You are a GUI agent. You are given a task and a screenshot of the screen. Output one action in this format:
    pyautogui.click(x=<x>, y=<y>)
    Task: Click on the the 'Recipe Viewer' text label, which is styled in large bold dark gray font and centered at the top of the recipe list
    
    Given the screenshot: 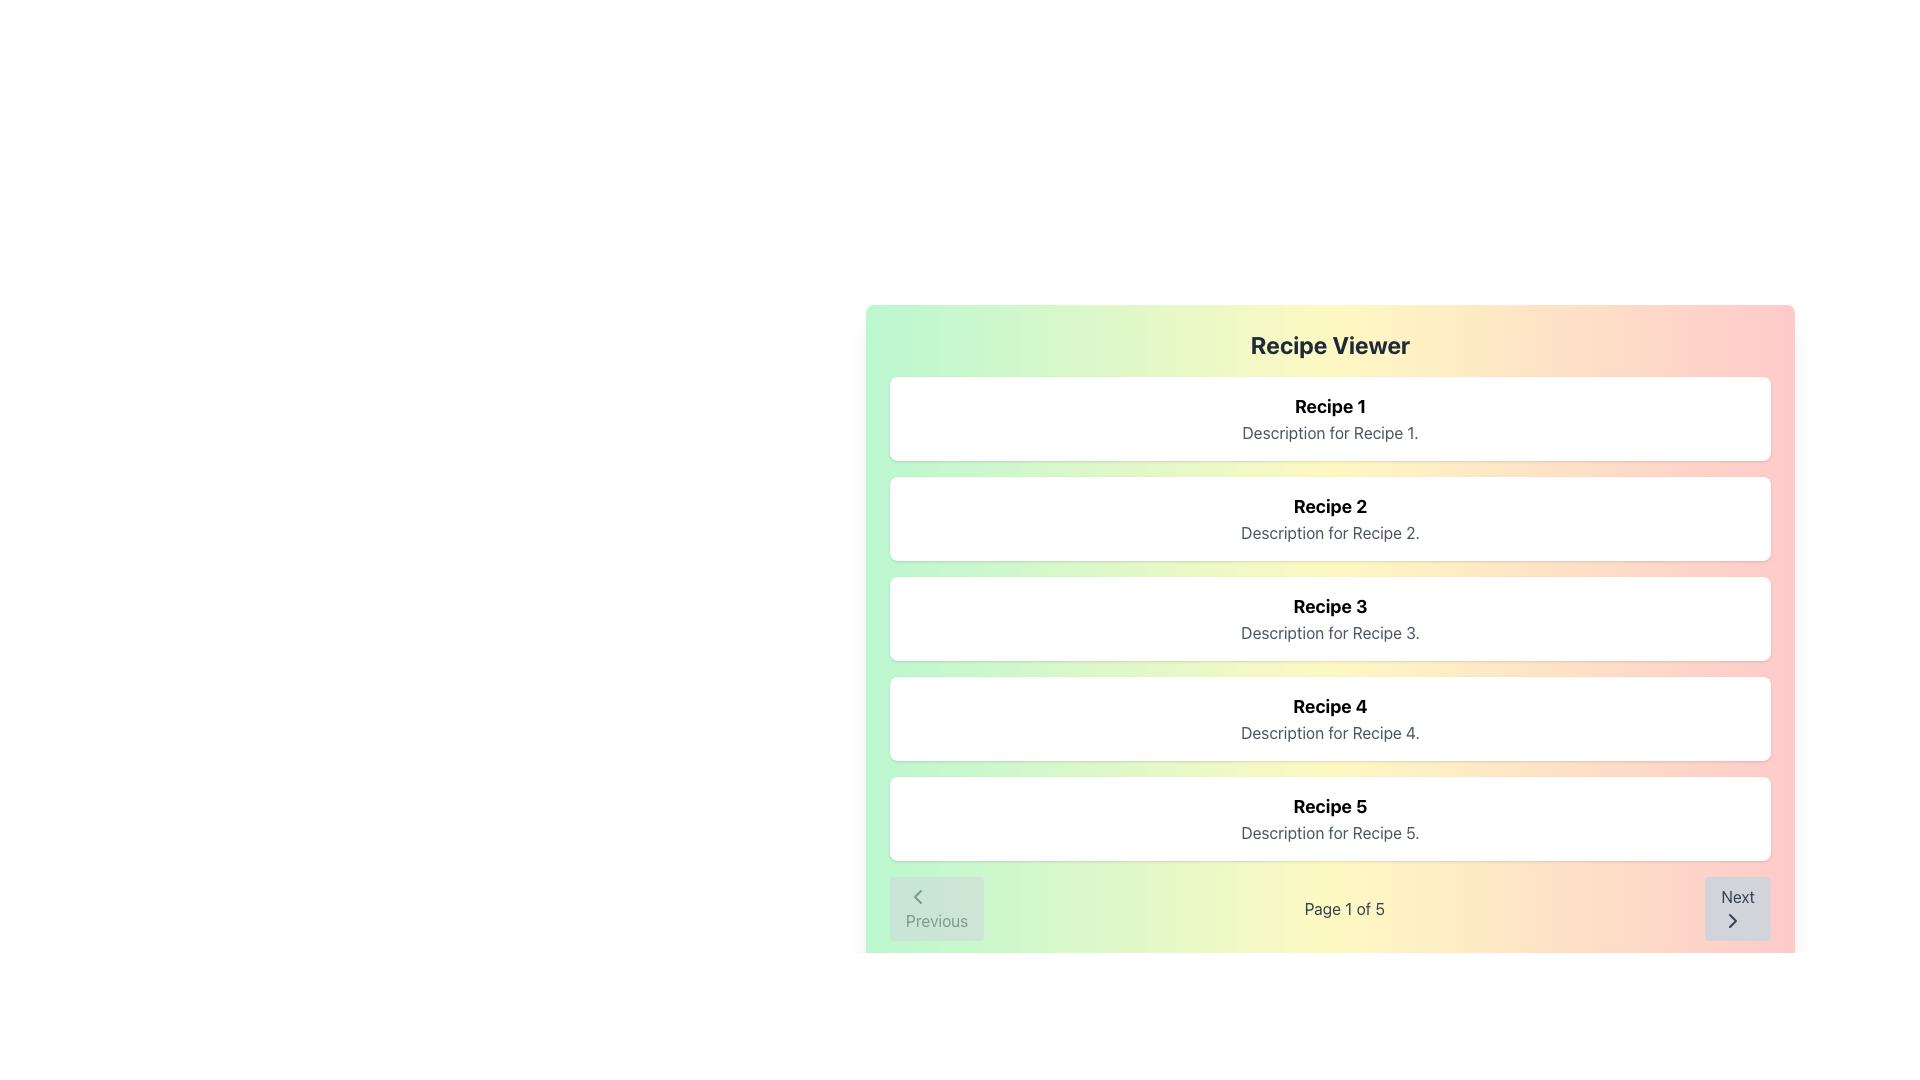 What is the action you would take?
    pyautogui.click(x=1330, y=343)
    